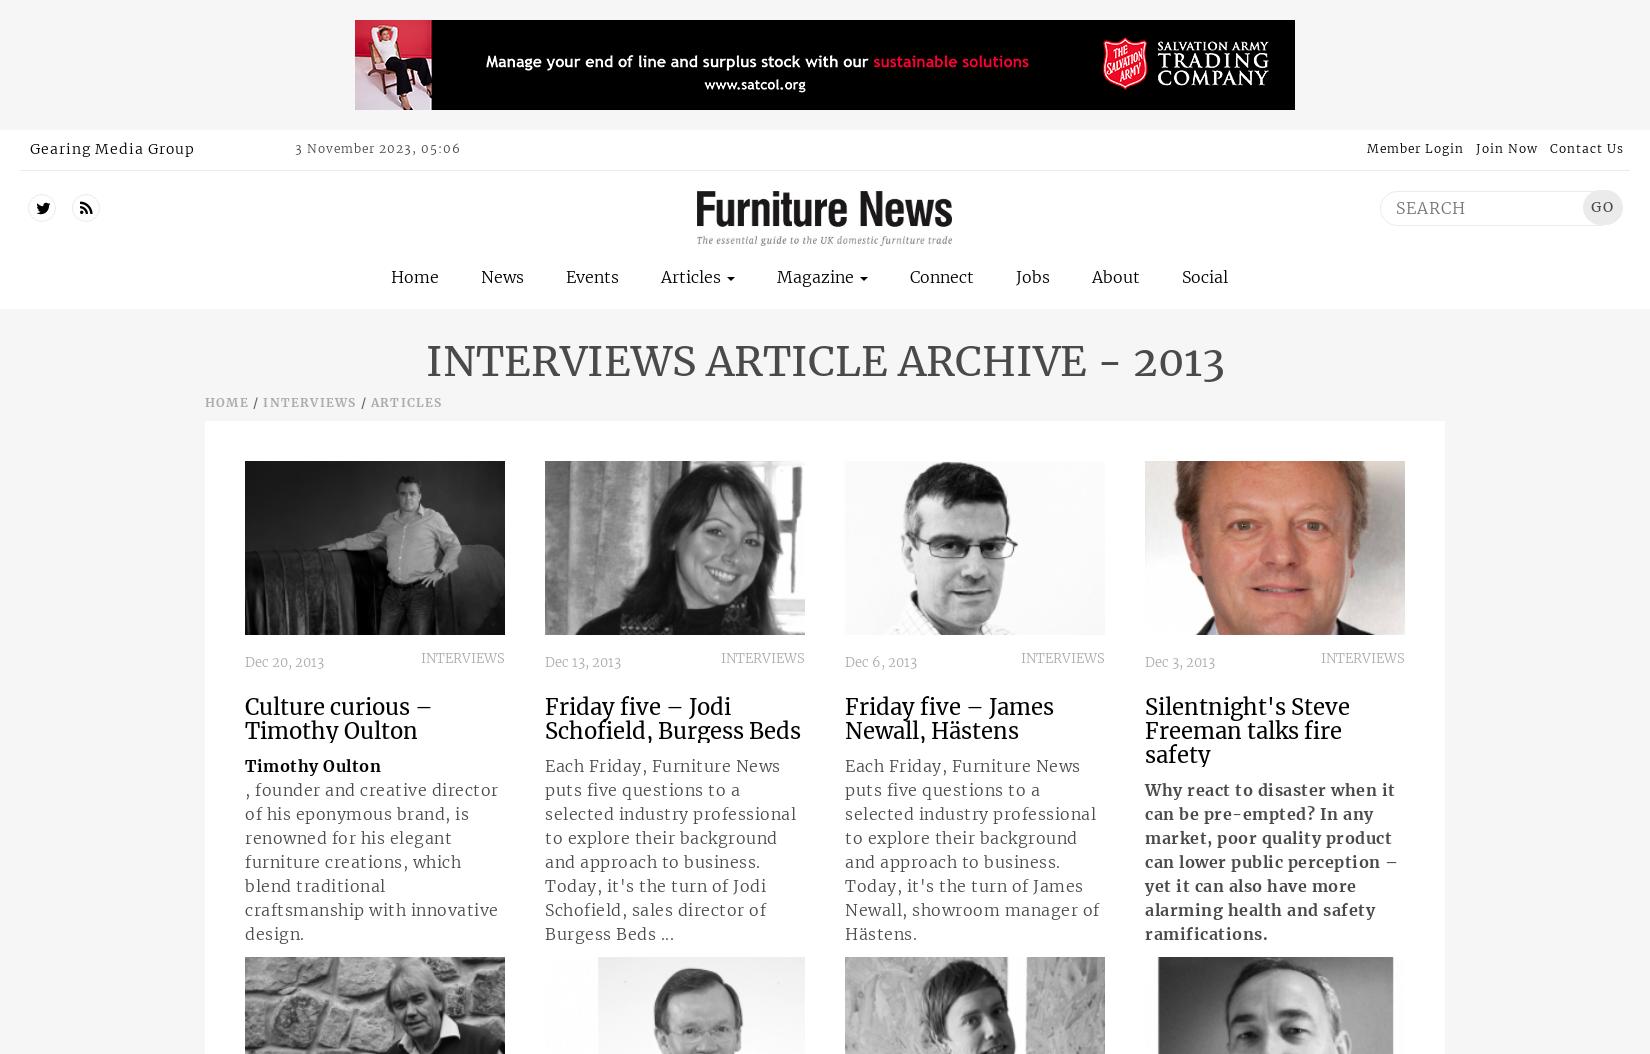  What do you see at coordinates (1204, 275) in the screenshot?
I see `'Social'` at bounding box center [1204, 275].